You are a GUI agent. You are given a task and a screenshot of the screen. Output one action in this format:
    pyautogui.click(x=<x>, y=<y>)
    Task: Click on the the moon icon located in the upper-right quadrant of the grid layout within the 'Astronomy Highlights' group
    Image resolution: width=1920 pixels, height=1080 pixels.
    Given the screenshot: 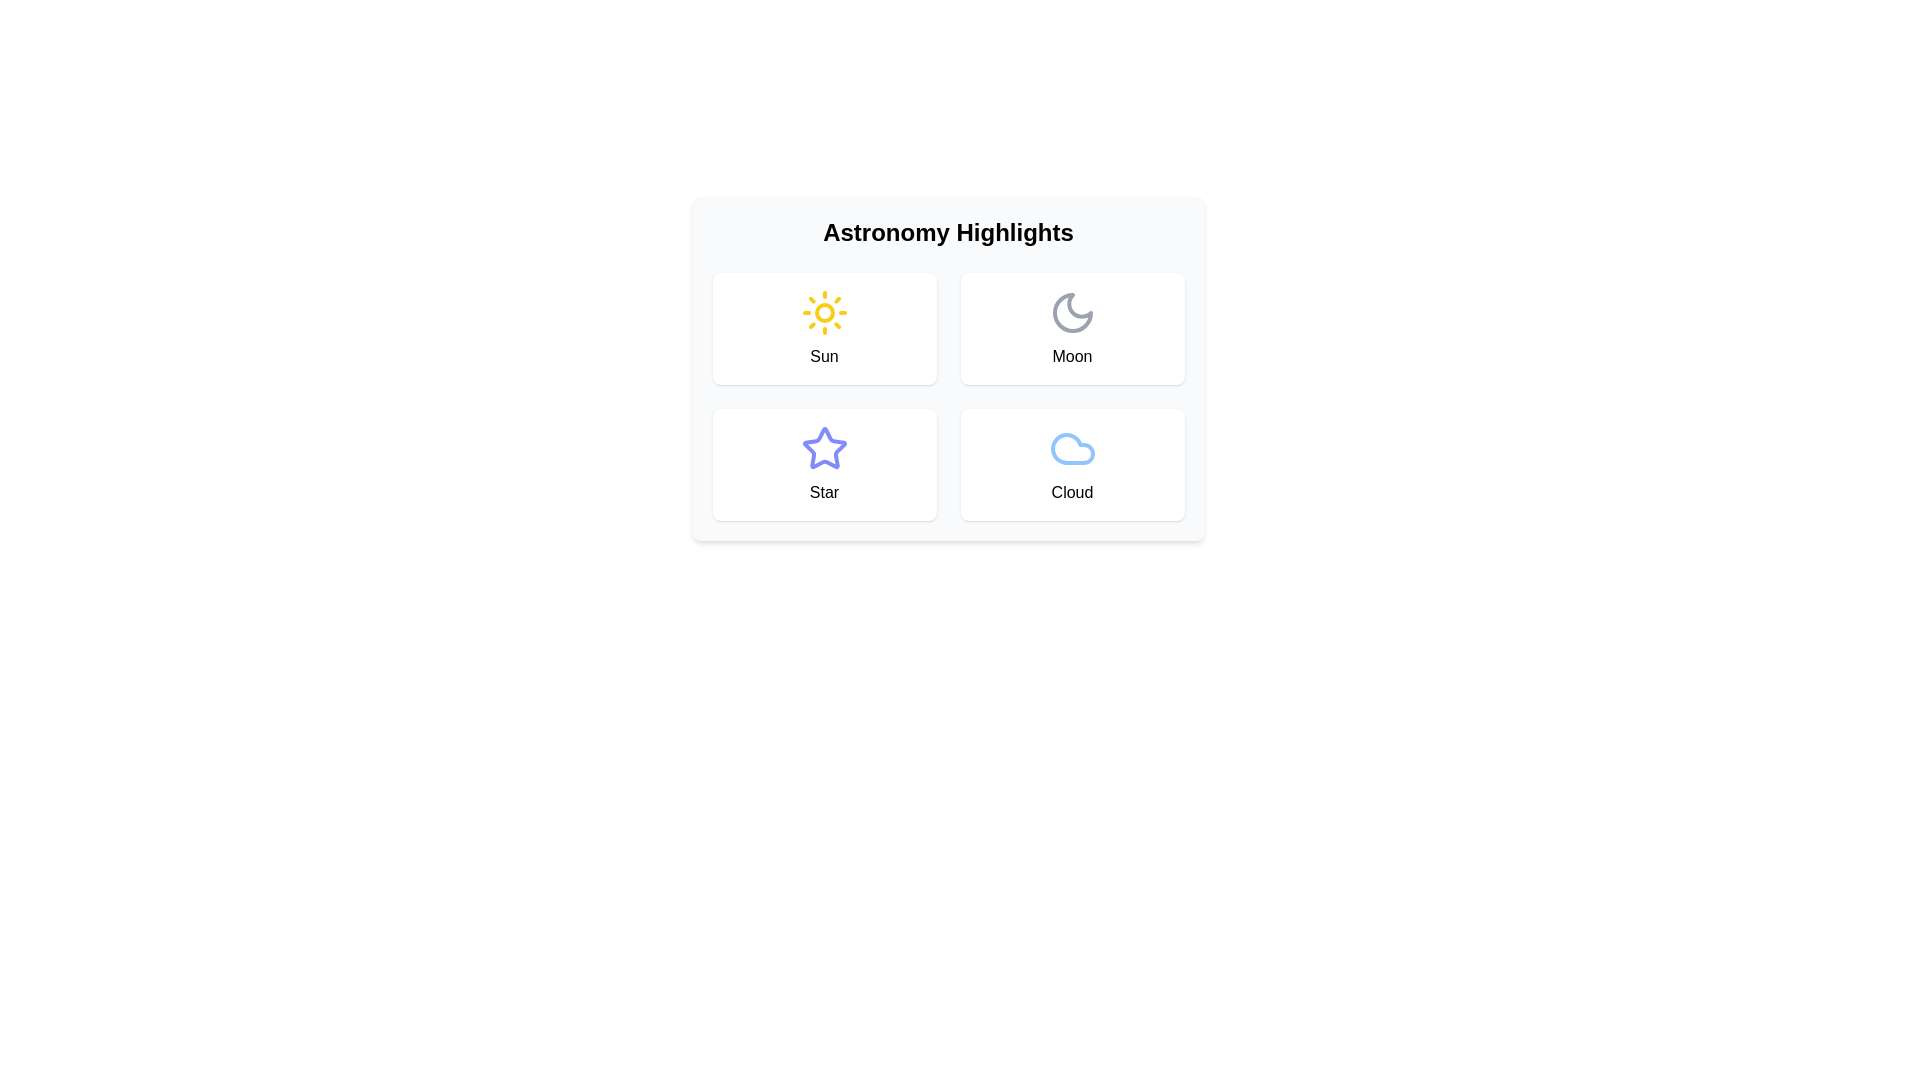 What is the action you would take?
    pyautogui.click(x=1071, y=312)
    